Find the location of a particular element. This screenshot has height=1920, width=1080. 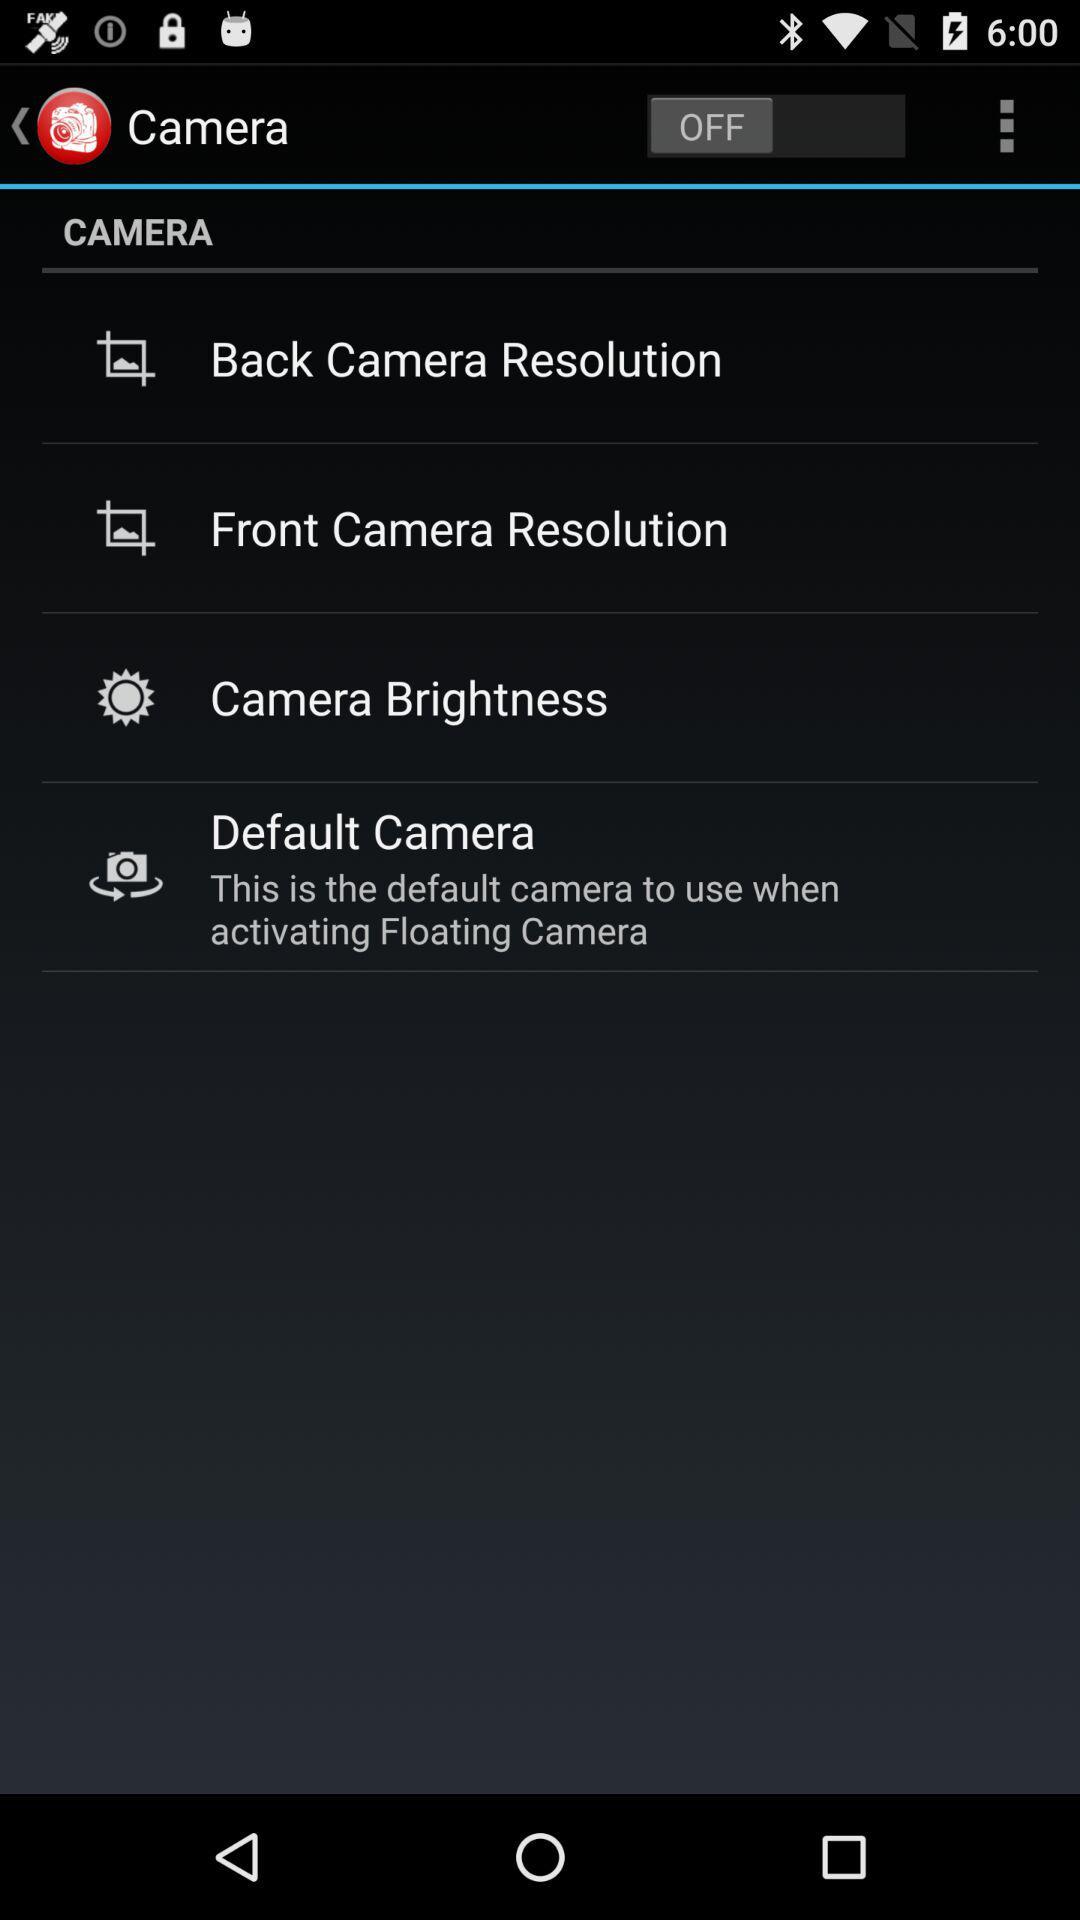

the item above the default camera is located at coordinates (408, 697).